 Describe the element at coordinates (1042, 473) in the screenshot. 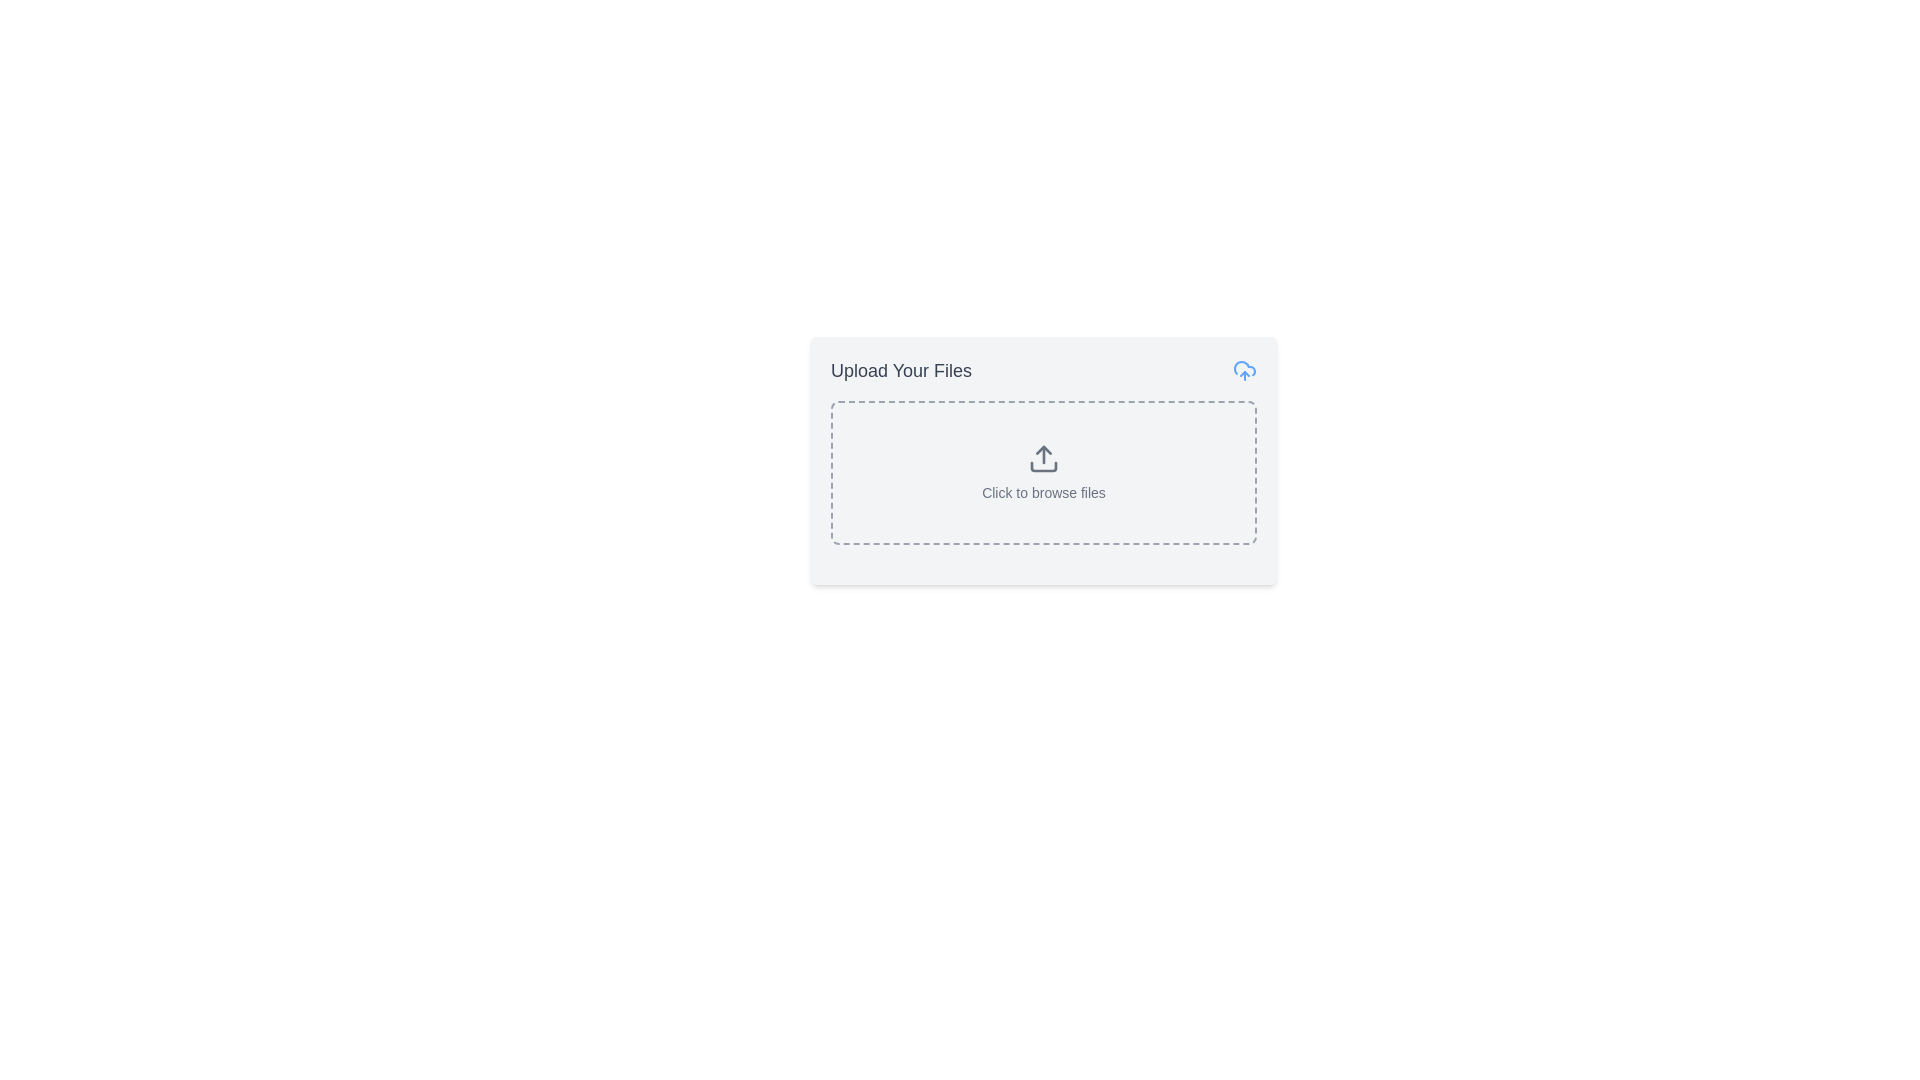

I see `the File upload drop zone, which is a vertically centered box with a dashed border and gray background` at that location.